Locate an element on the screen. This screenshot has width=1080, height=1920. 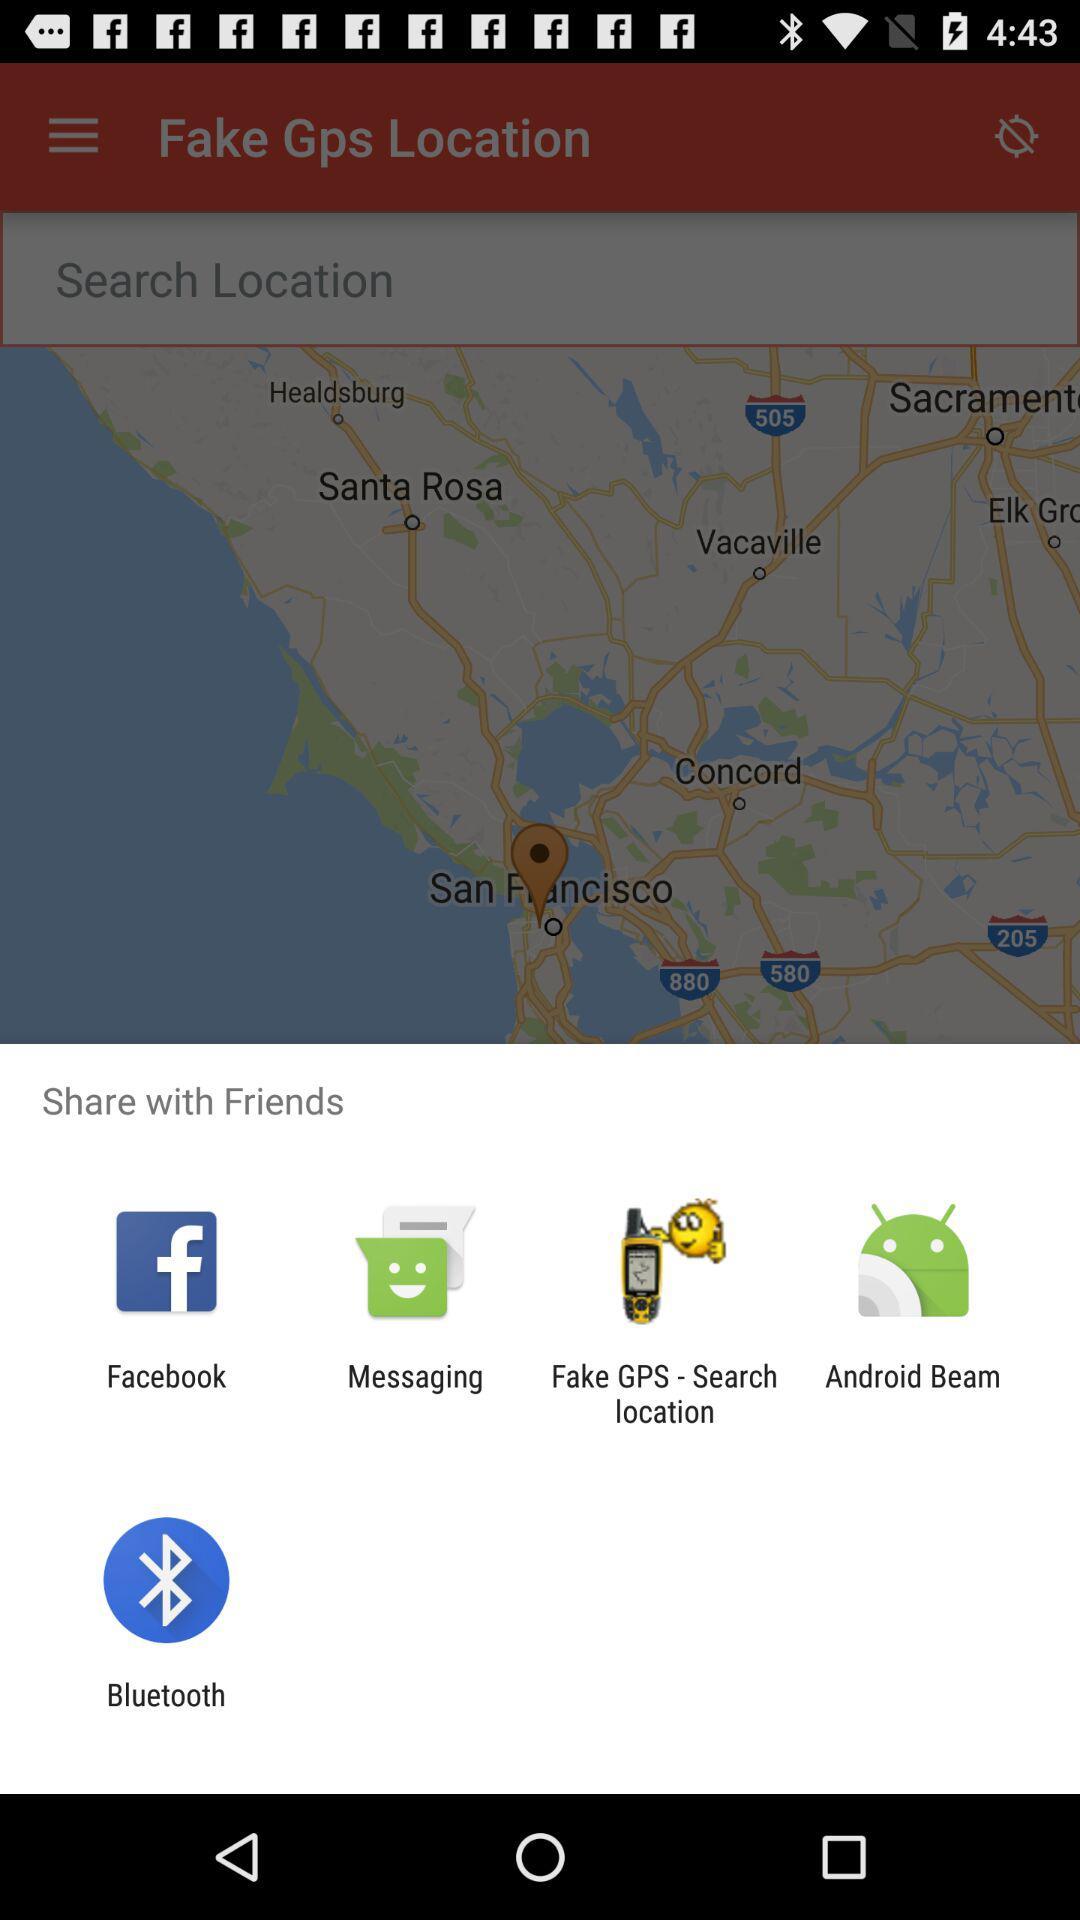
the icon next to messaging item is located at coordinates (165, 1392).